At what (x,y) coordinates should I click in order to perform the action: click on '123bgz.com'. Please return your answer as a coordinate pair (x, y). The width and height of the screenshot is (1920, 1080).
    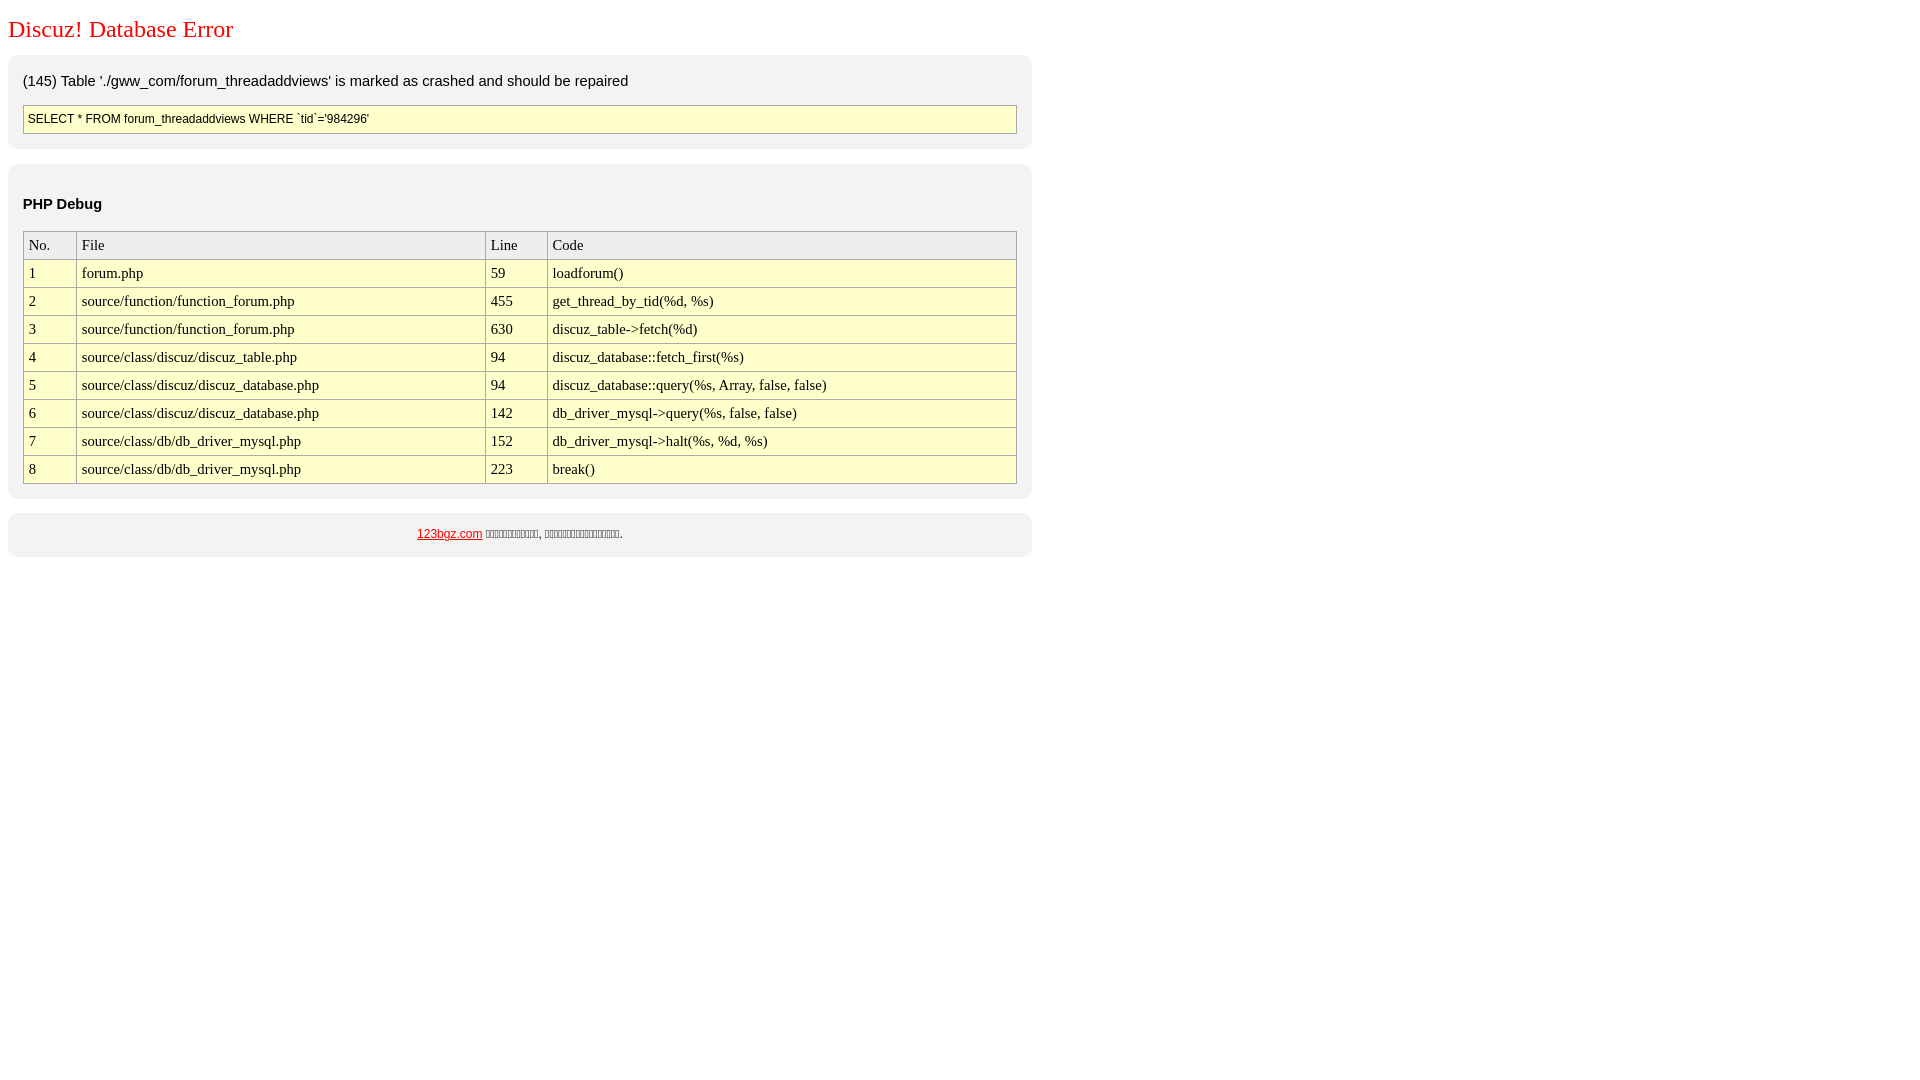
    Looking at the image, I should click on (448, 532).